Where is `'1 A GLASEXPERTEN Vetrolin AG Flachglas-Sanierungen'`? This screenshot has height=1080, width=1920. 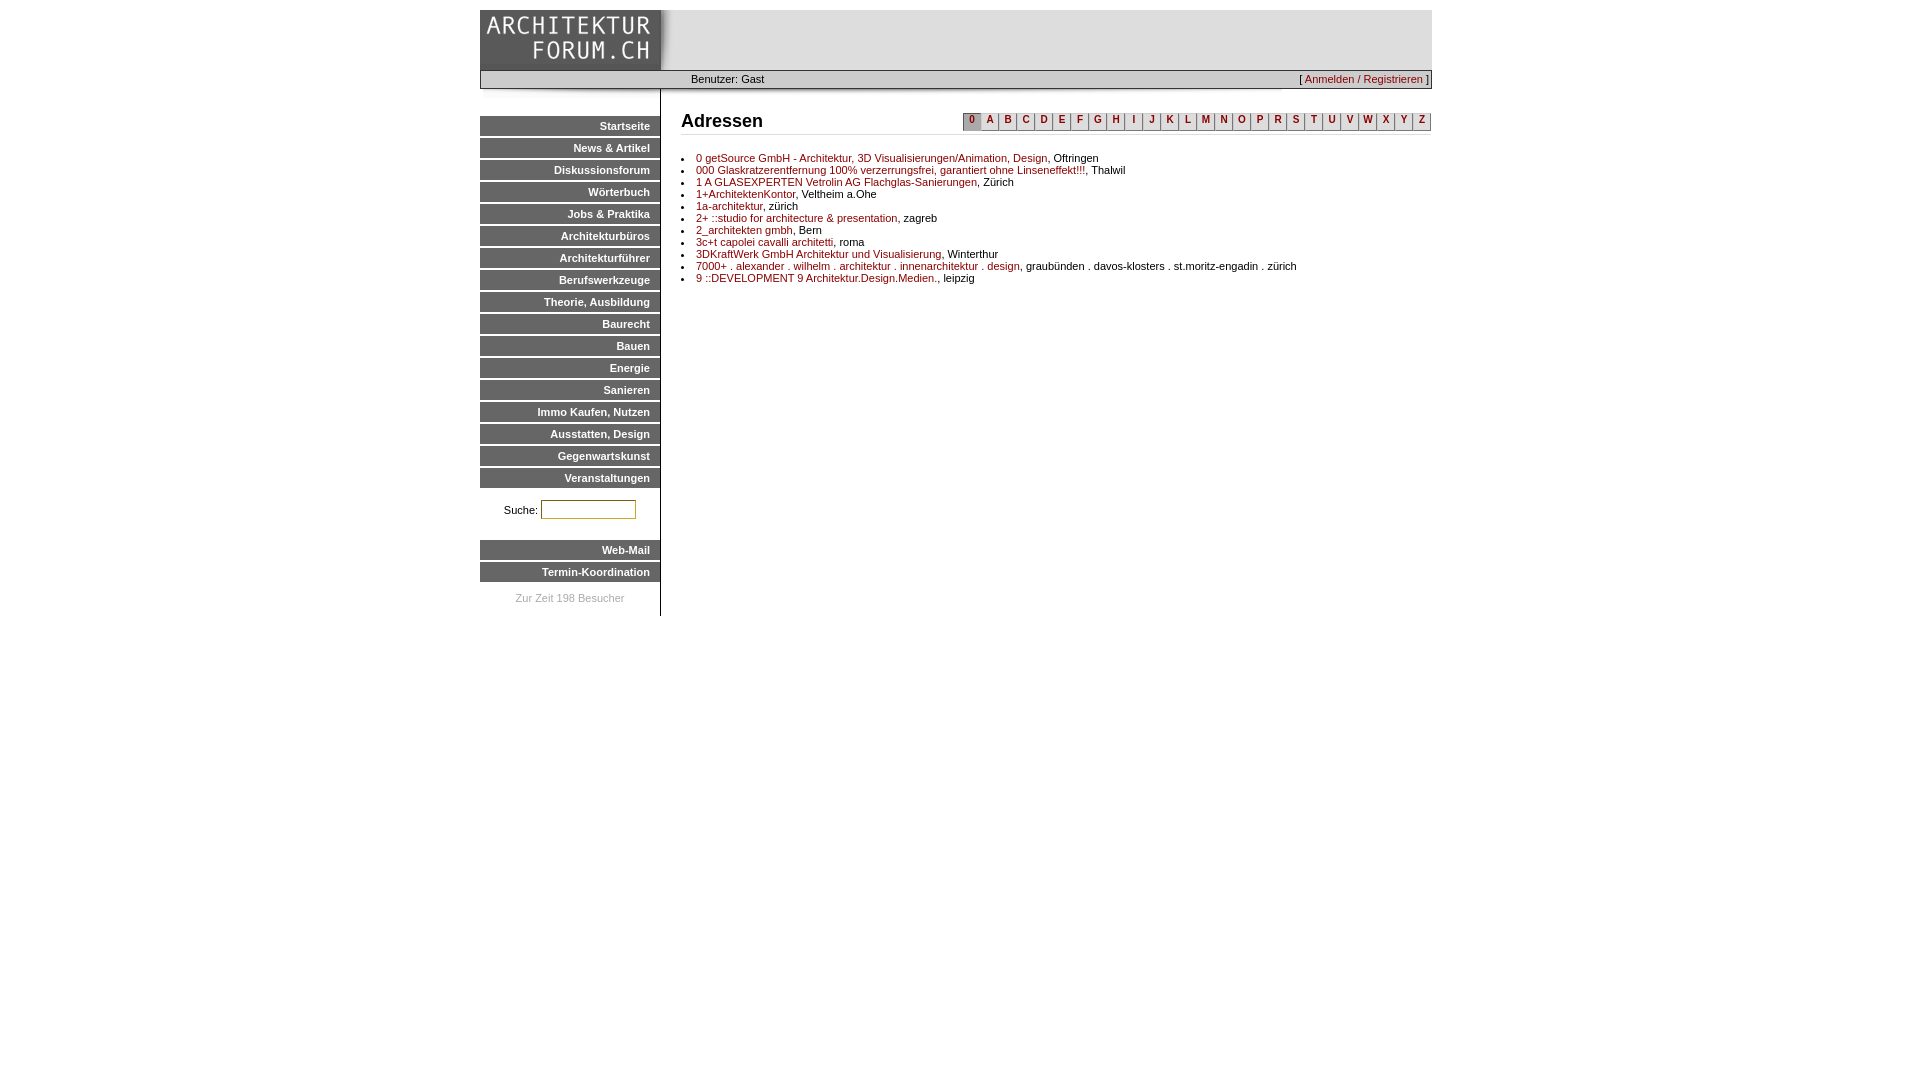
'1 A GLASEXPERTEN Vetrolin AG Flachglas-Sanierungen' is located at coordinates (836, 181).